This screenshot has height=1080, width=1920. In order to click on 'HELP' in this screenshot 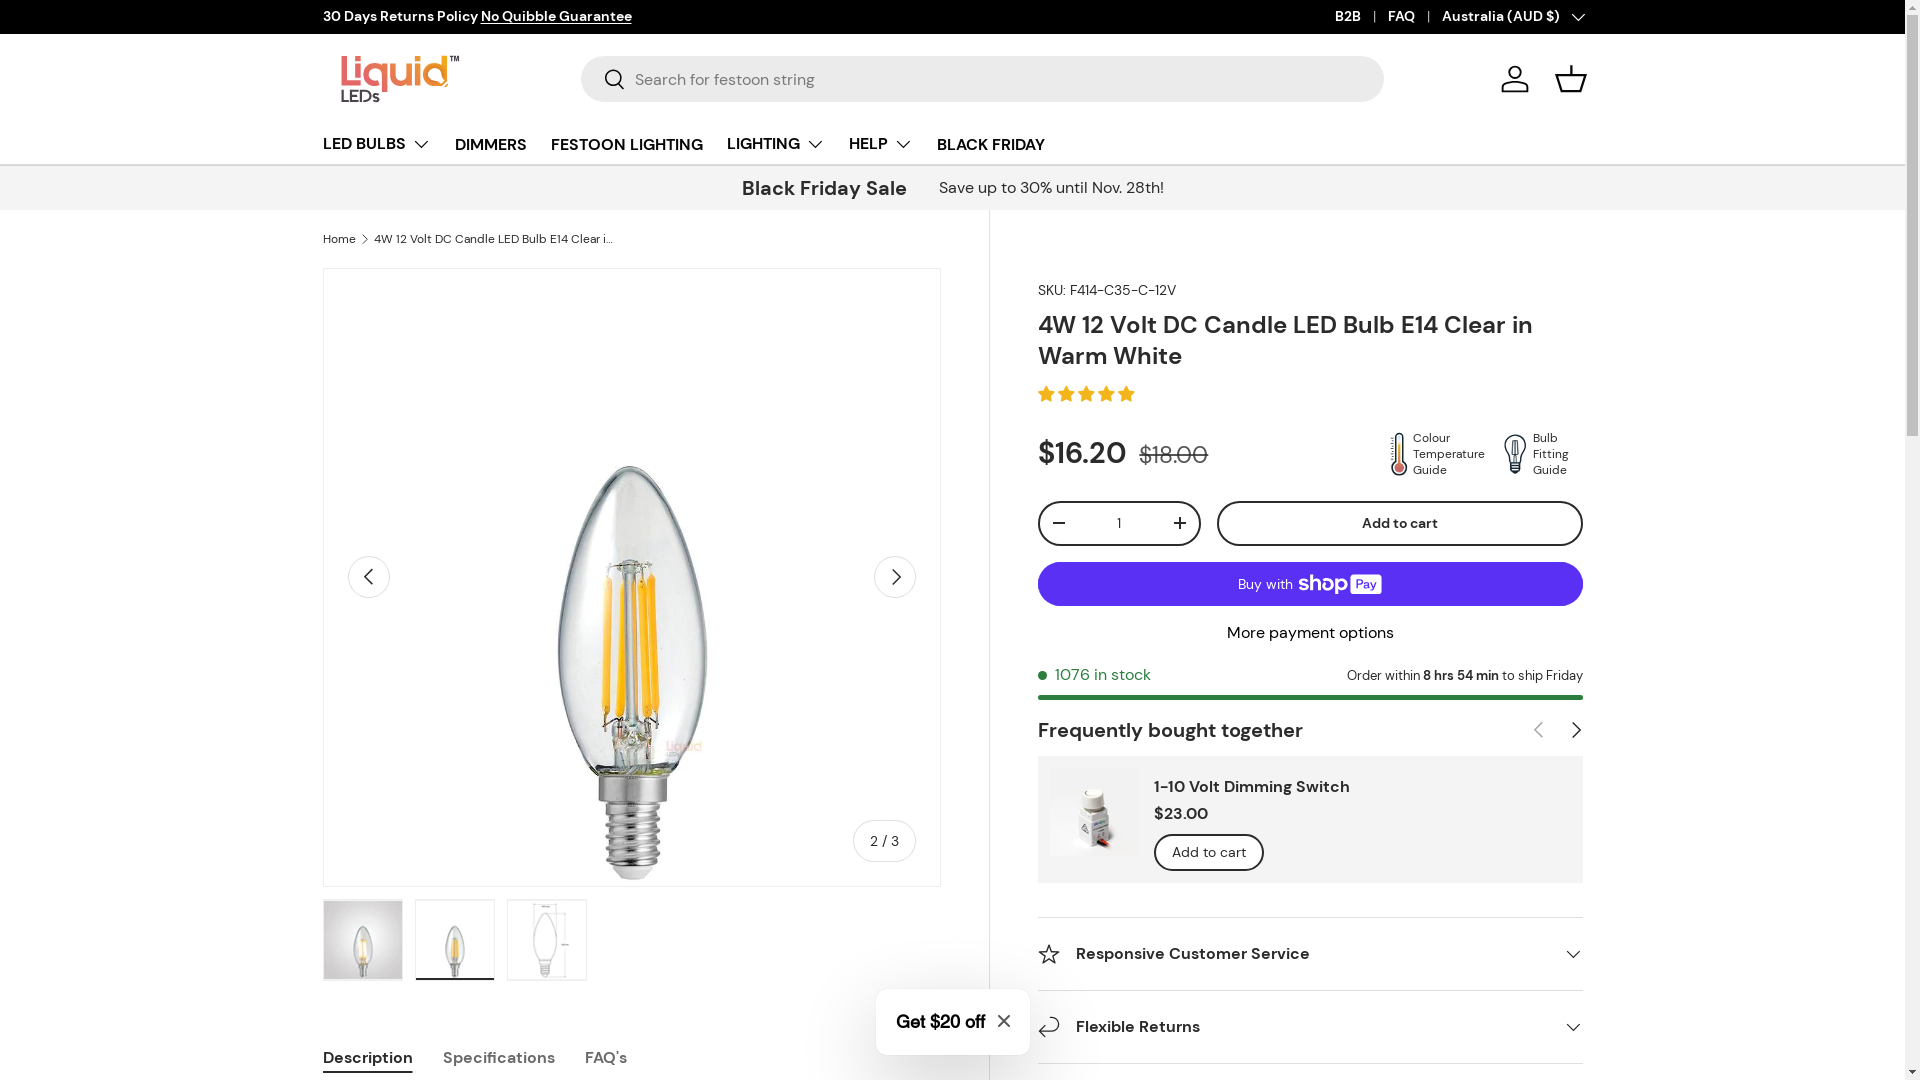, I will do `click(879, 142)`.